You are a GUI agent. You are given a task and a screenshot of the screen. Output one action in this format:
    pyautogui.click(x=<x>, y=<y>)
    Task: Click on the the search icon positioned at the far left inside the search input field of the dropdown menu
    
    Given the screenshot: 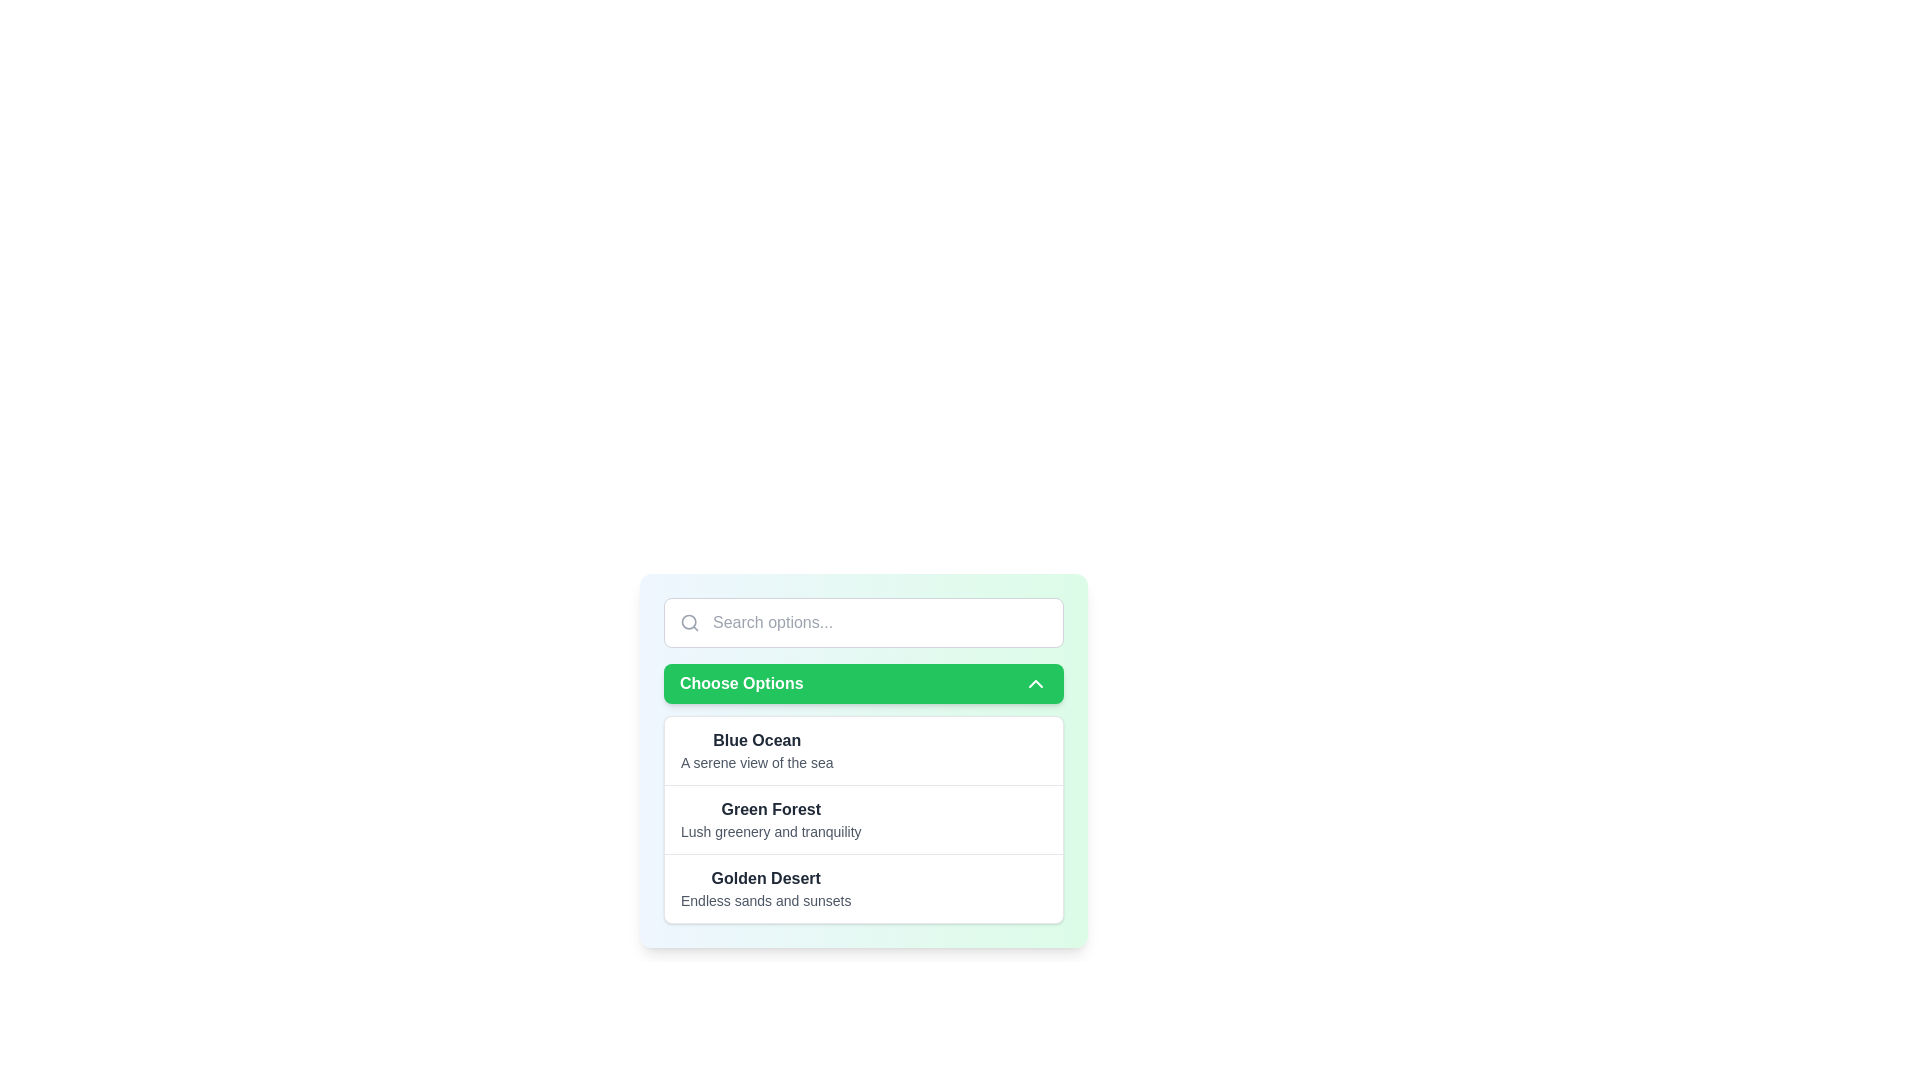 What is the action you would take?
    pyautogui.click(x=690, y=622)
    